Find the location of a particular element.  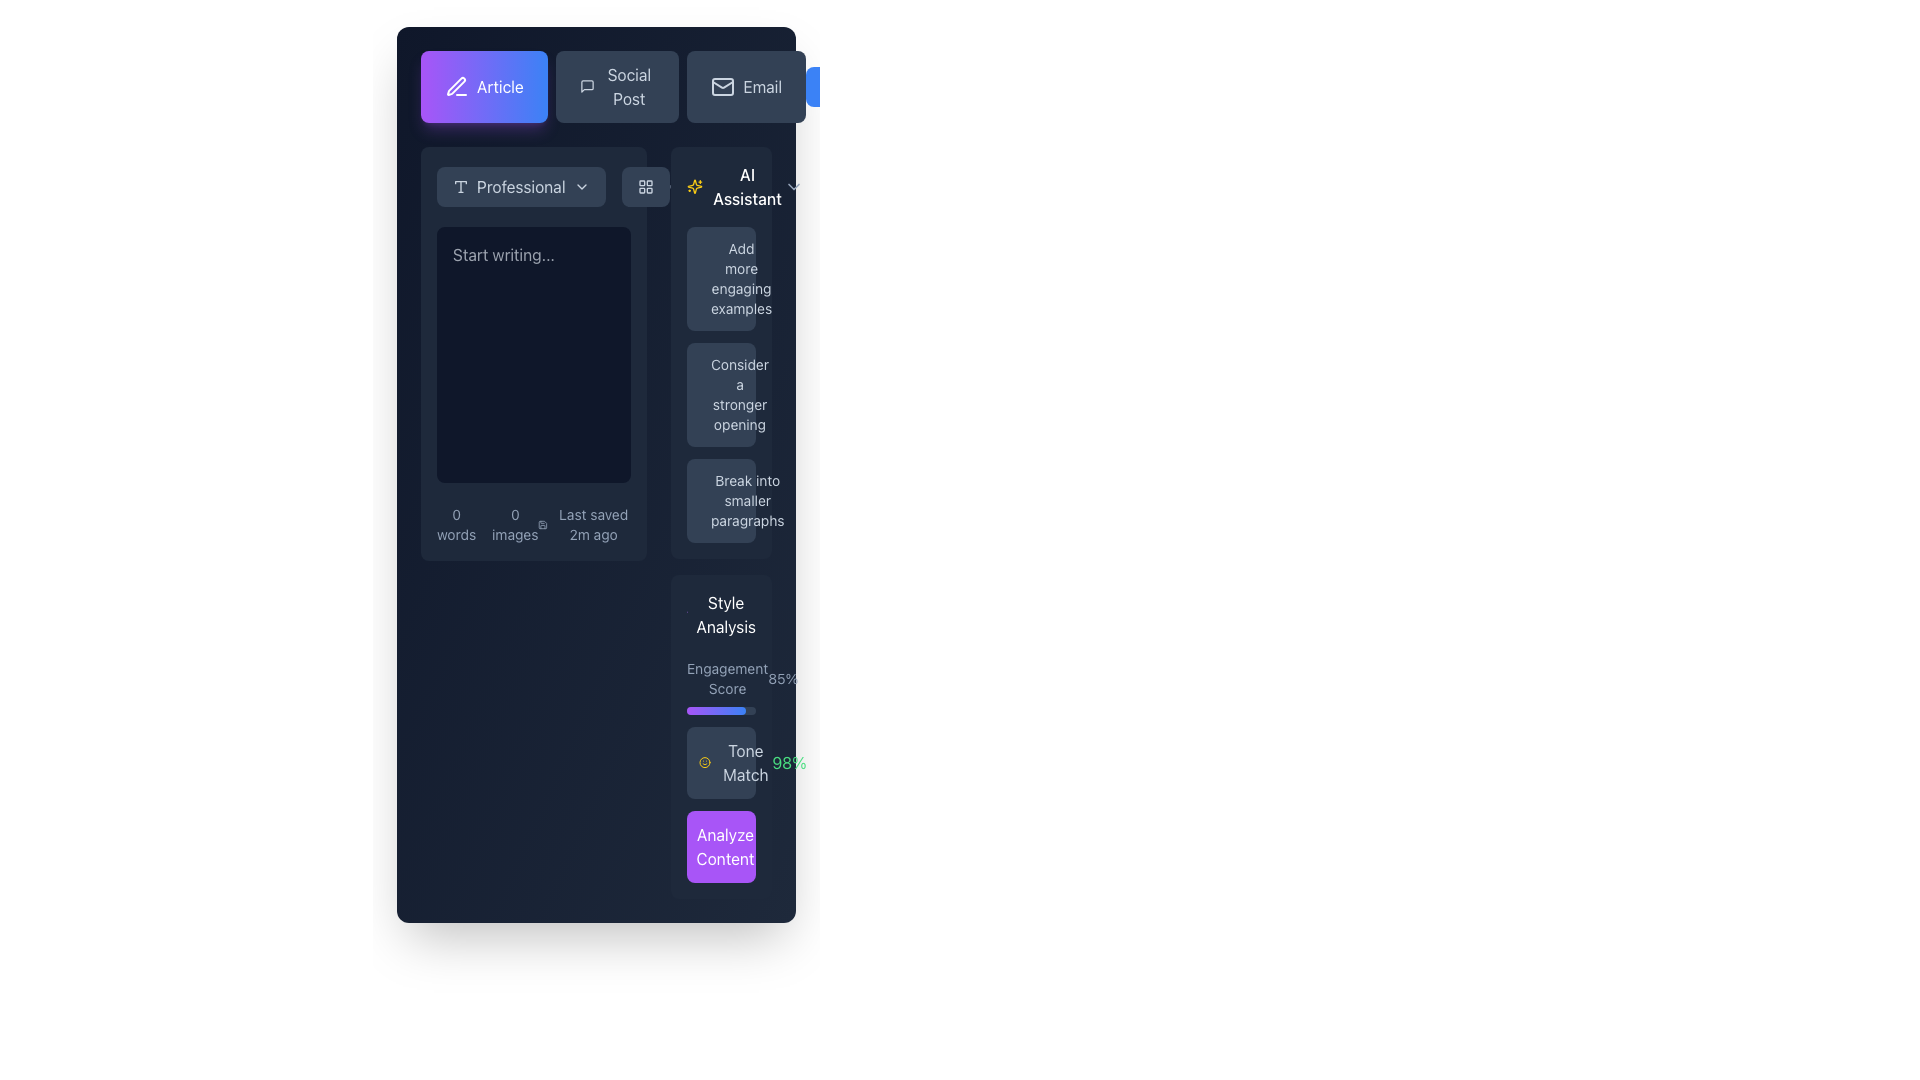

the pen icon located on the left side of the 'Article' button to initiate the action of starting a new article is located at coordinates (455, 86).